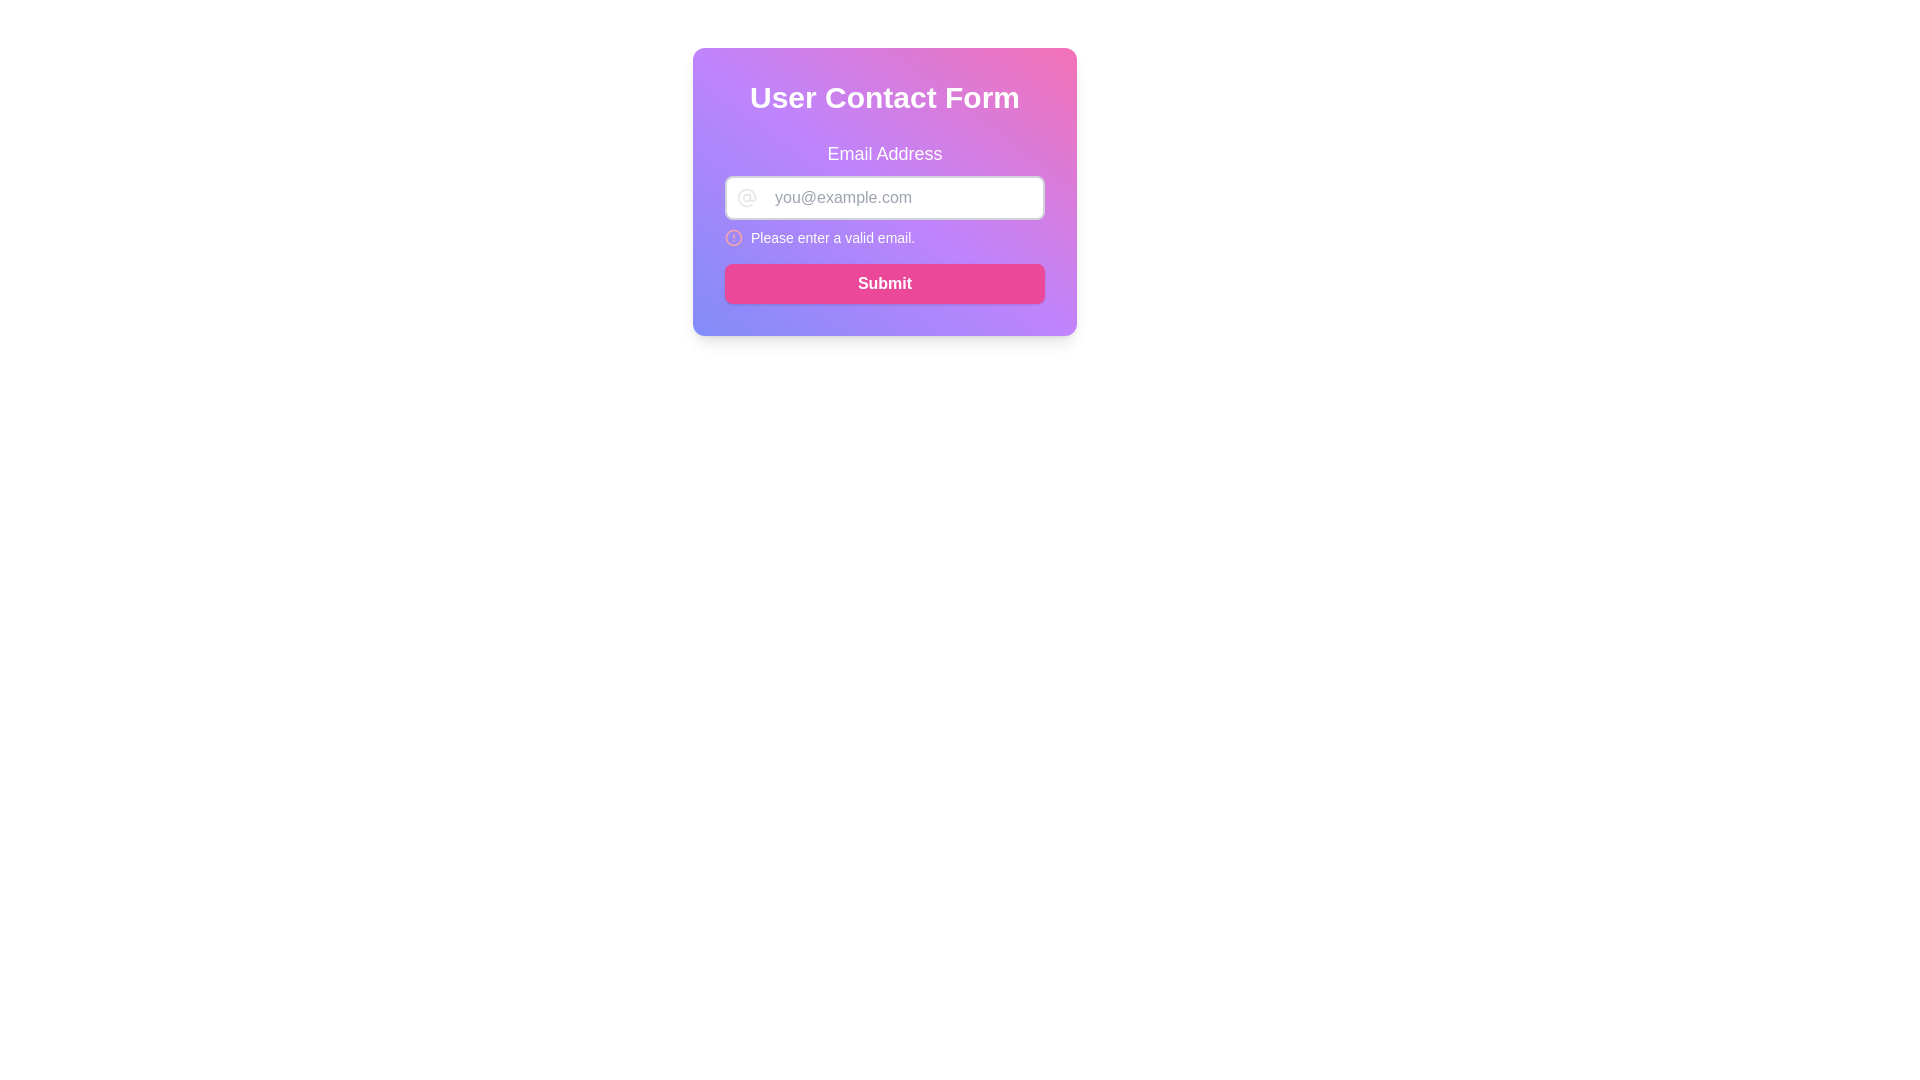 The width and height of the screenshot is (1920, 1080). I want to click on the circular alert icon, which is red and positioned to the left of the text 'Please enter a valid email.', so click(733, 237).